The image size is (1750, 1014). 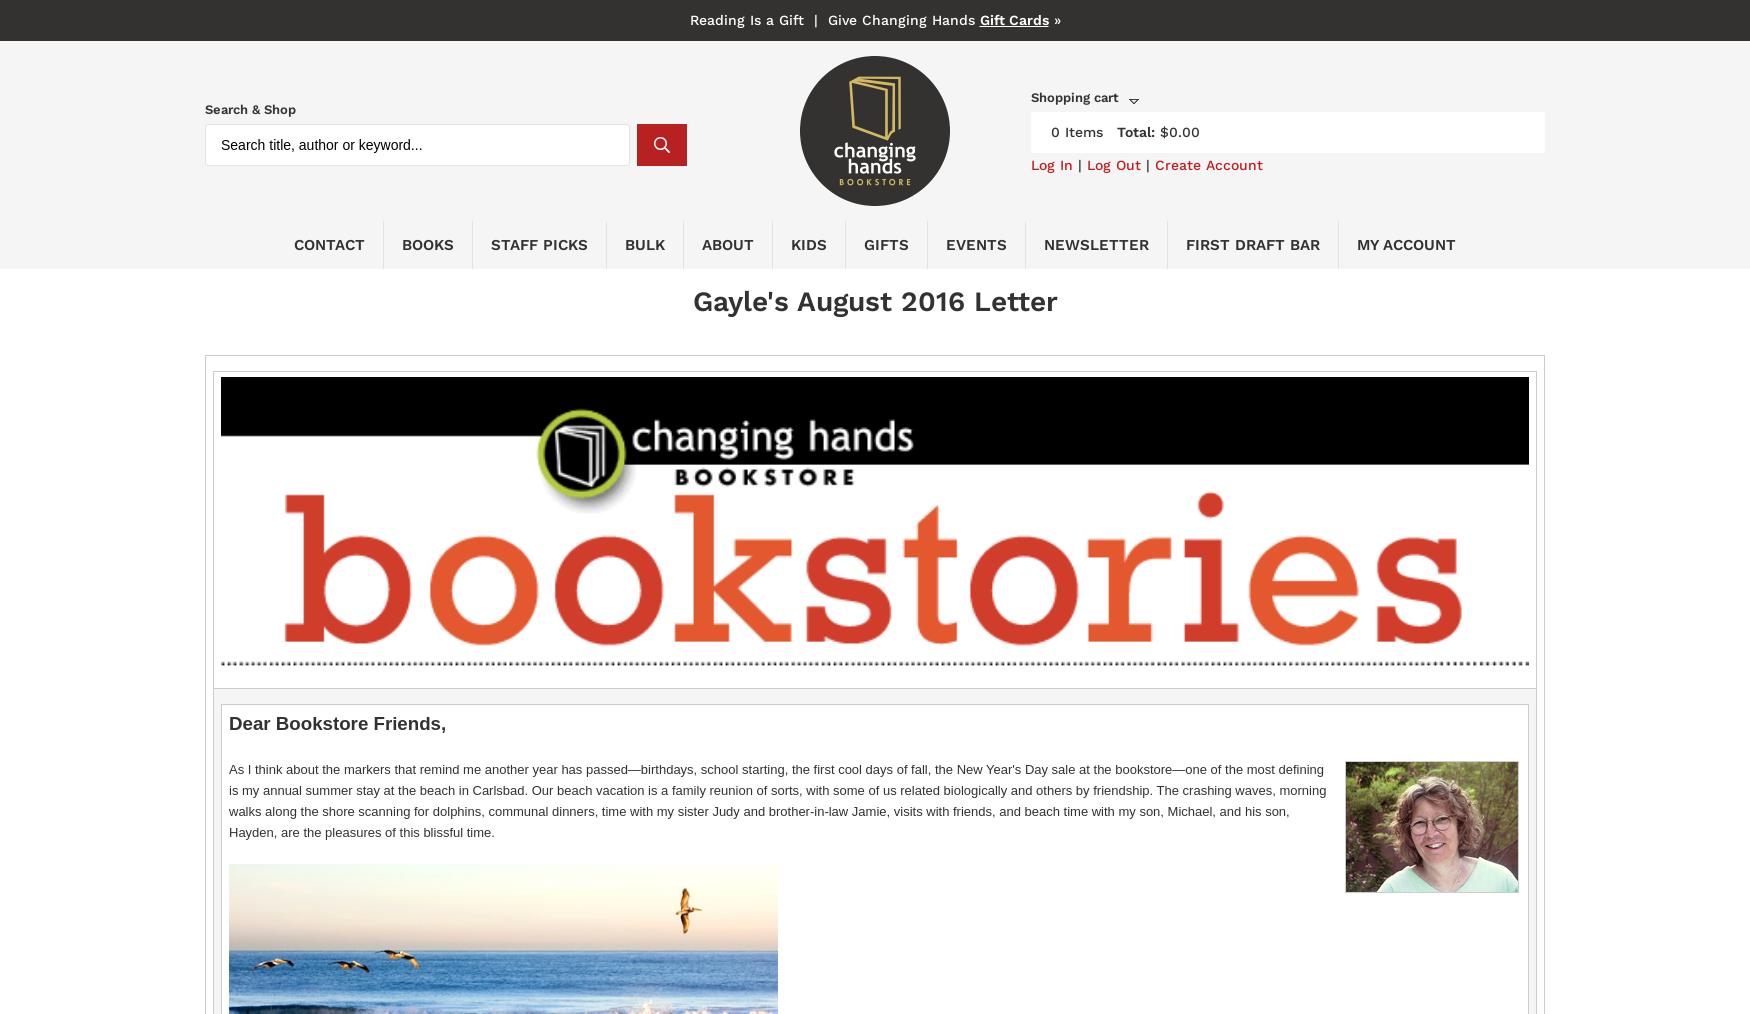 What do you see at coordinates (691, 300) in the screenshot?
I see `'Gayle's August 2016 Letter'` at bounding box center [691, 300].